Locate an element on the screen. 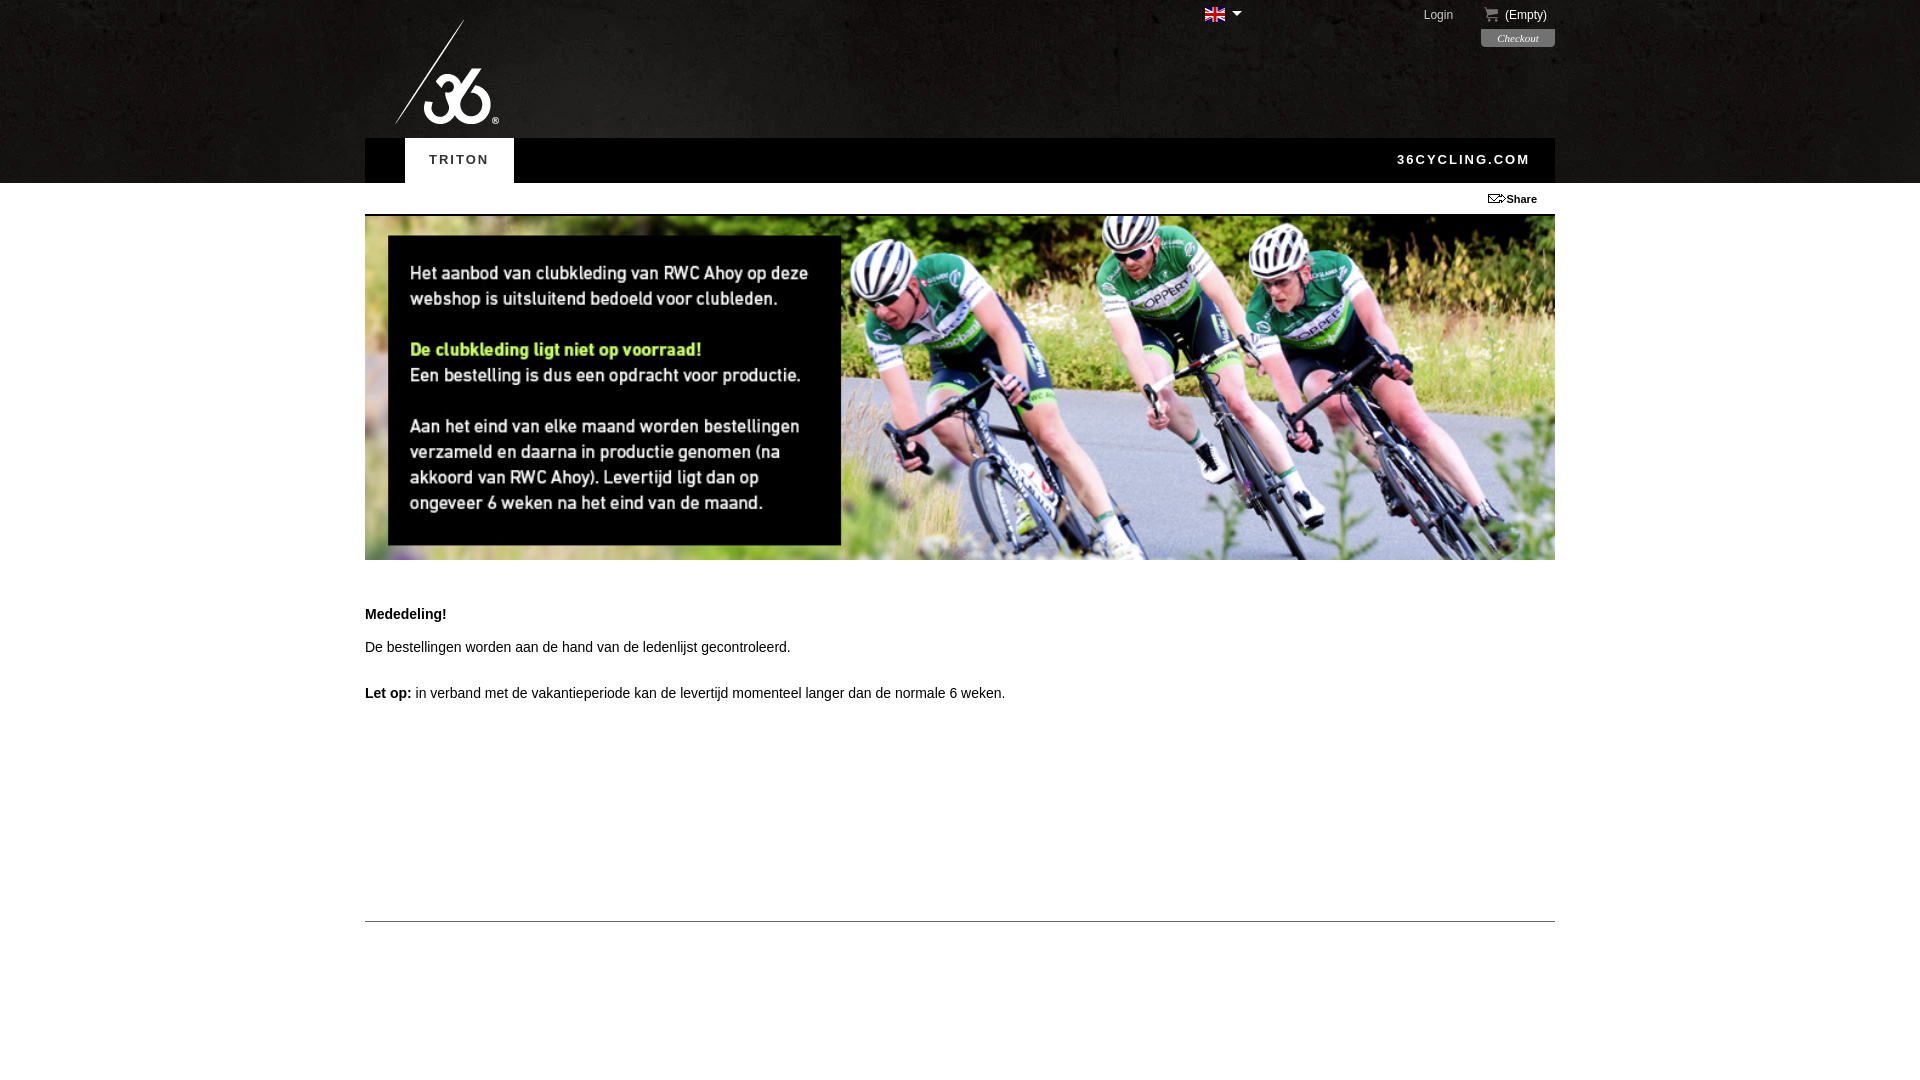 This screenshot has height=1080, width=1920. 'Share' is located at coordinates (1520, 198).